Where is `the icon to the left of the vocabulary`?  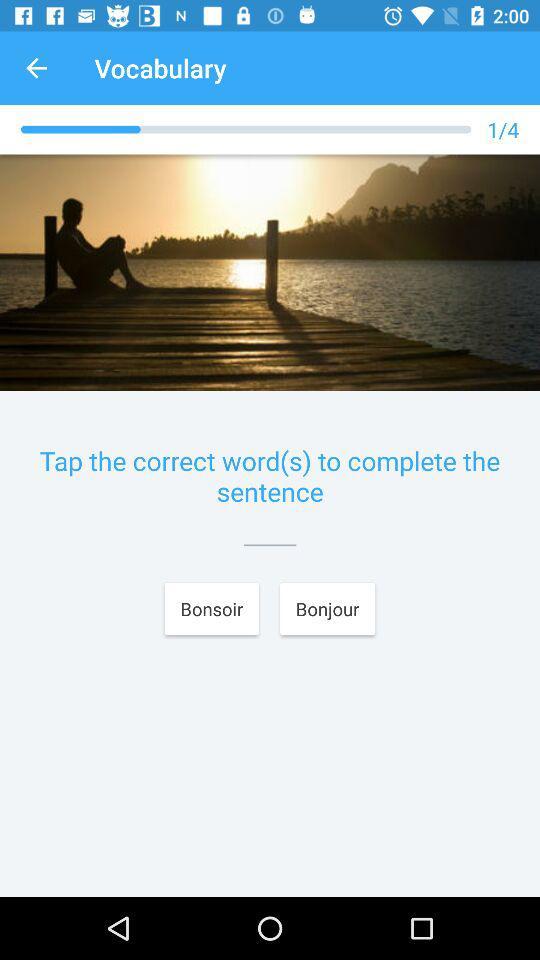
the icon to the left of the vocabulary is located at coordinates (36, 68).